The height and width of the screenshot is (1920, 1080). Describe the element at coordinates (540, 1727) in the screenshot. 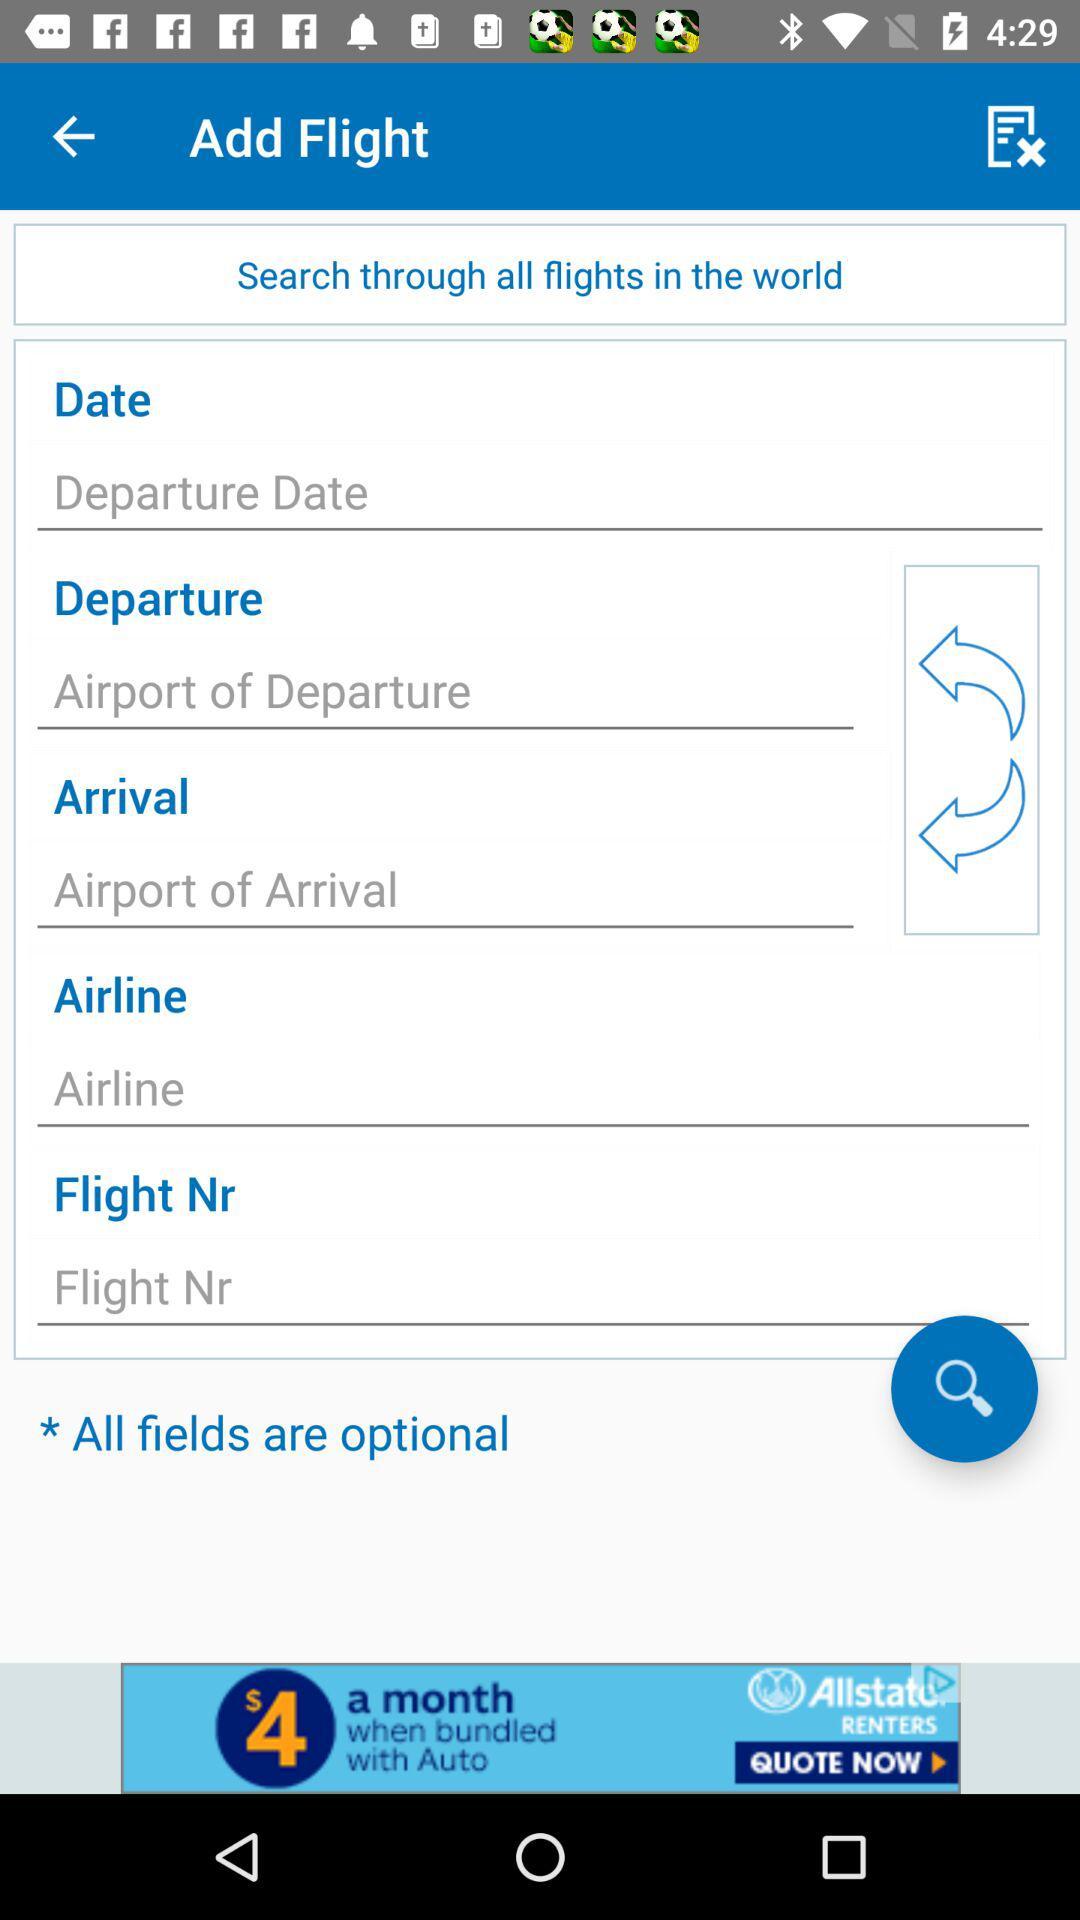

I see `advertisement banner` at that location.